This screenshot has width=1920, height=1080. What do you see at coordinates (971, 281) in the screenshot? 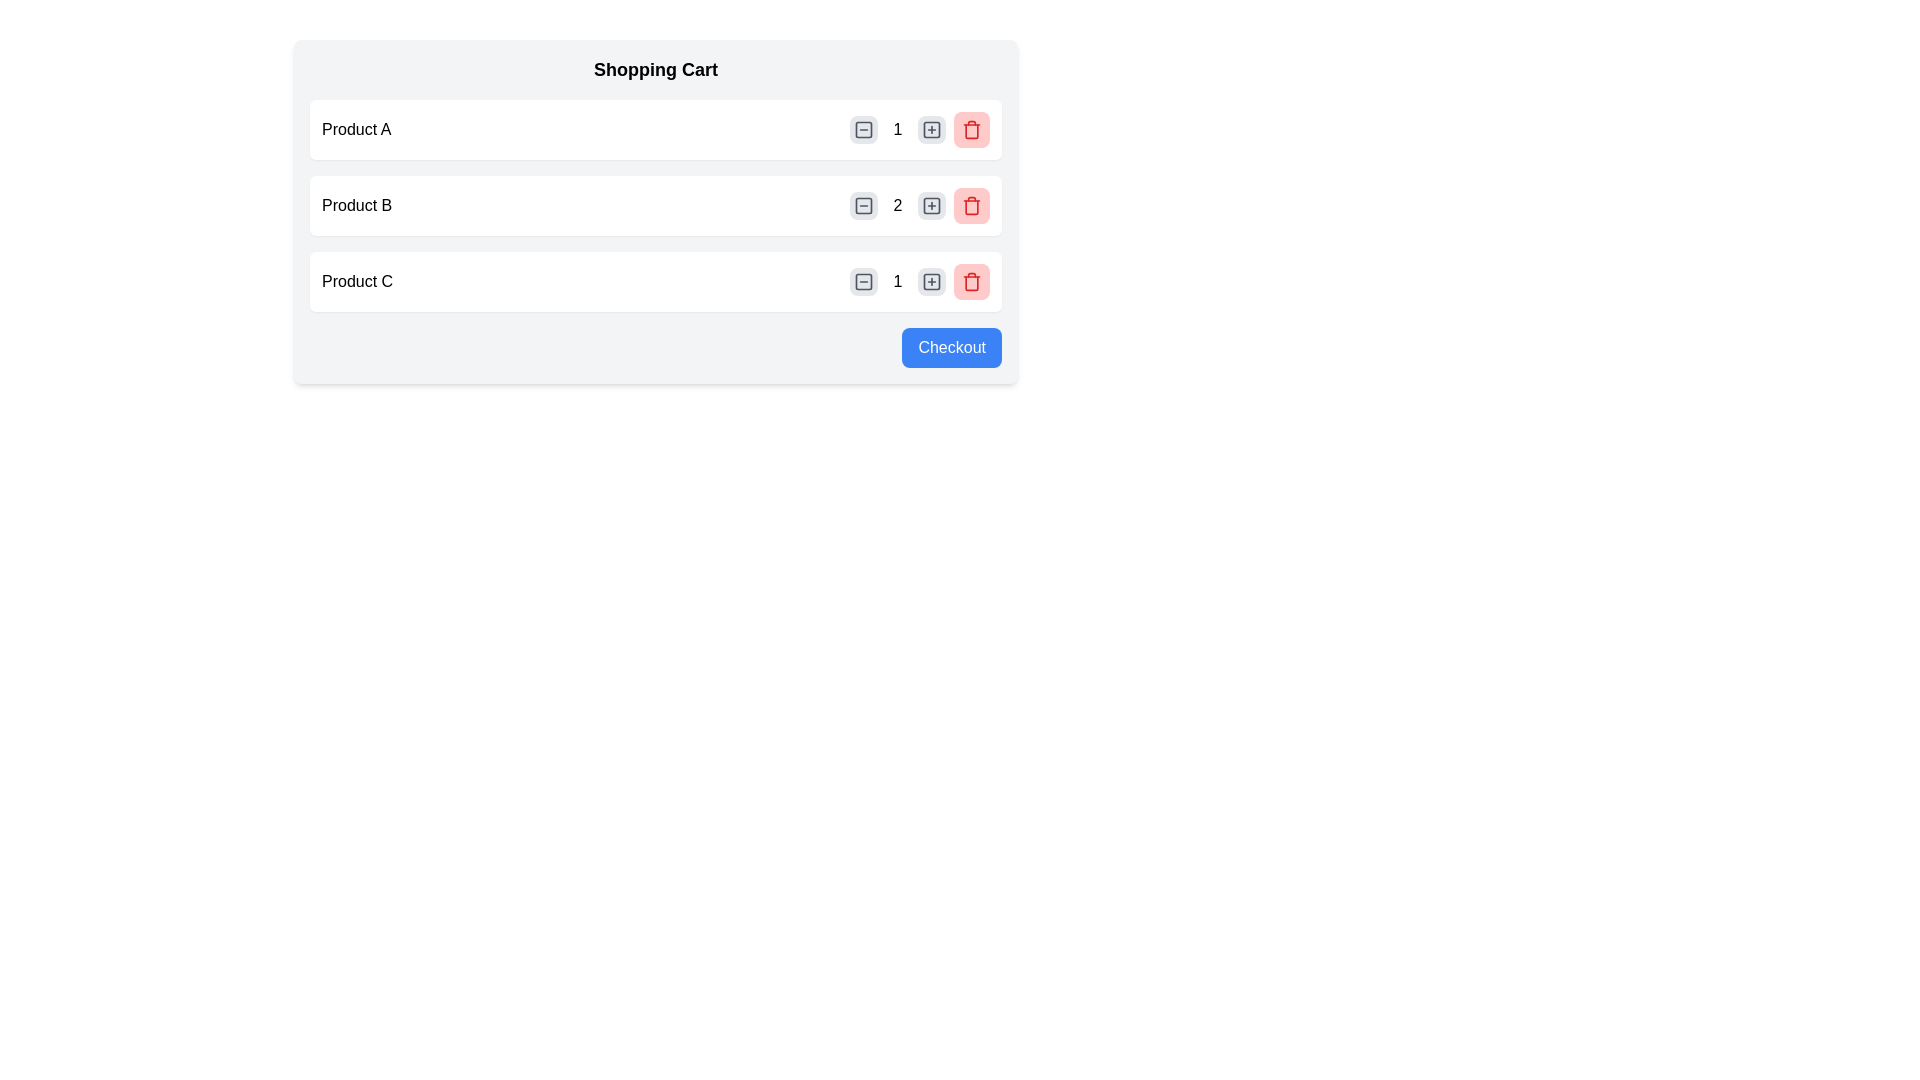
I see `the red delete button with a trash can icon located at the far right of 'Product C'` at bounding box center [971, 281].